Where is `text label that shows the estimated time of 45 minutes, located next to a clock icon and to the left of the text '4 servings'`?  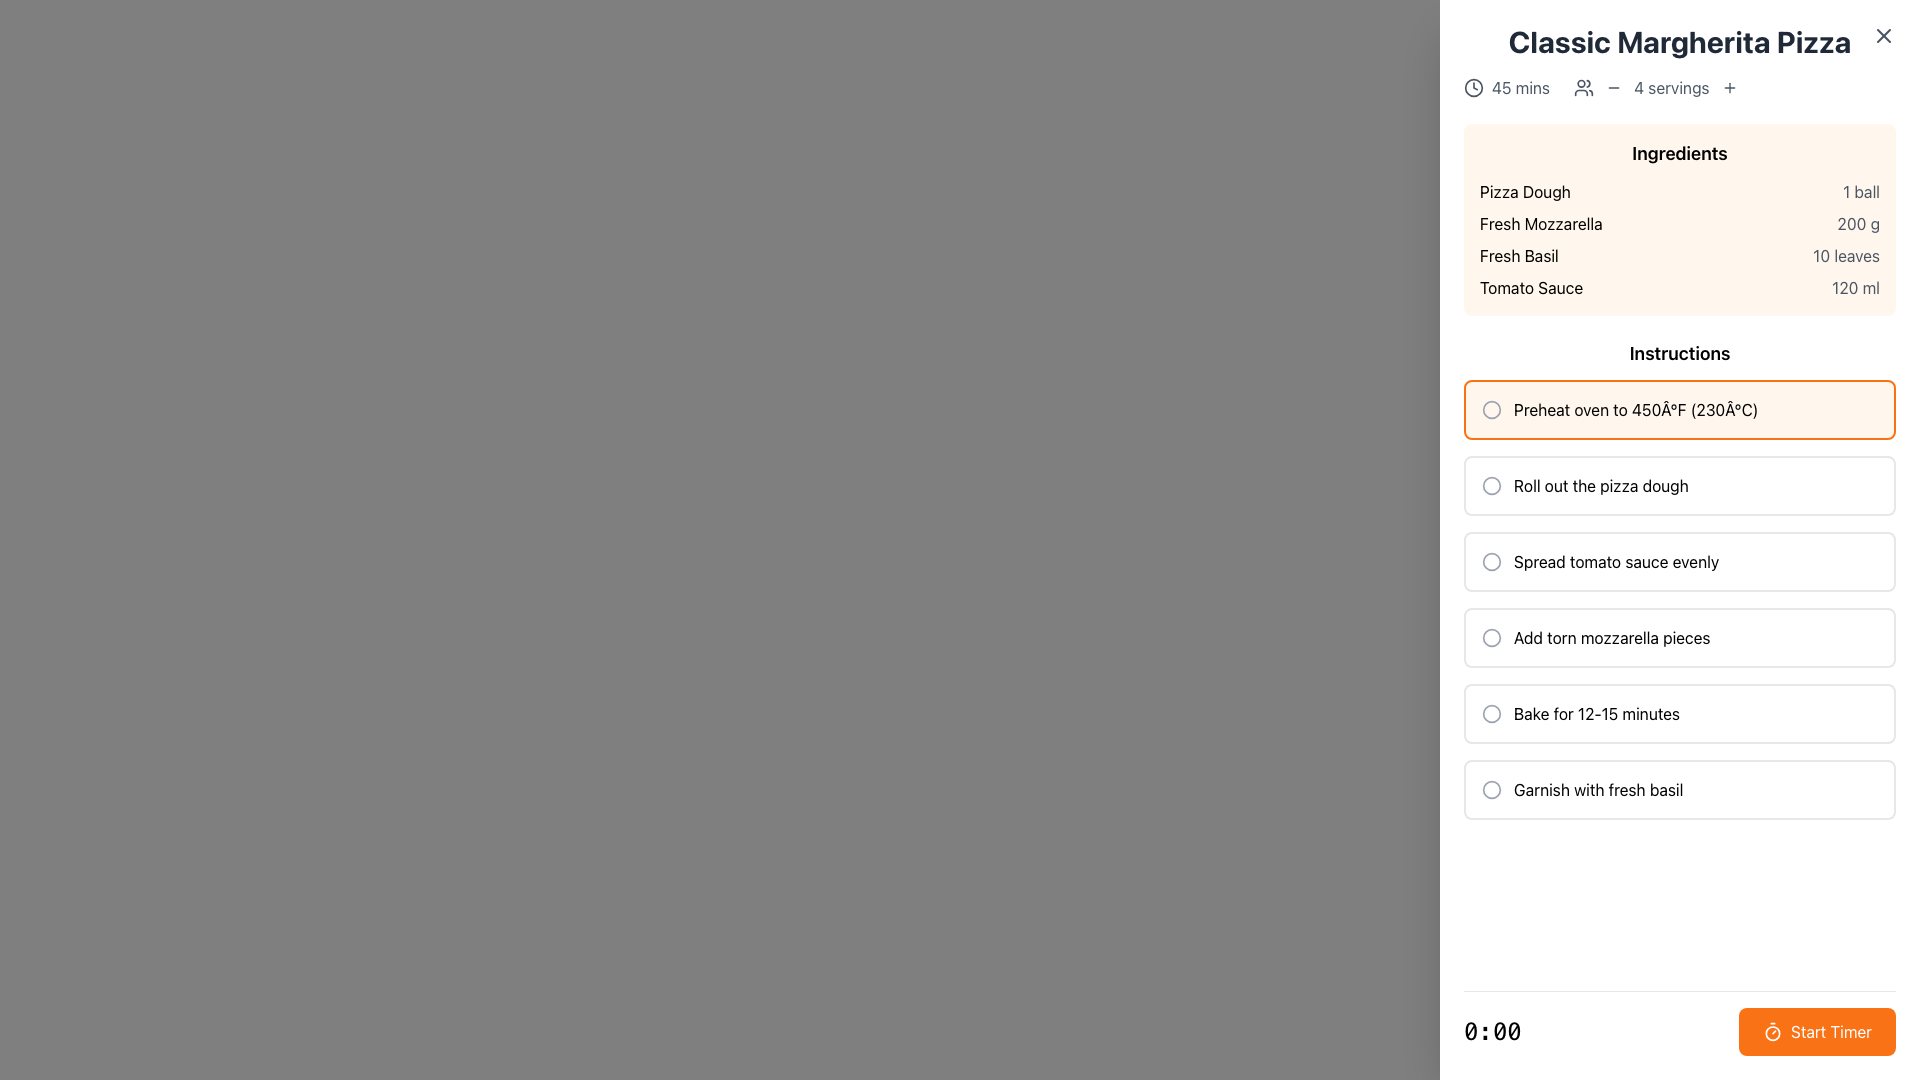 text label that shows the estimated time of 45 minutes, located next to a clock icon and to the left of the text '4 servings' is located at coordinates (1520, 87).